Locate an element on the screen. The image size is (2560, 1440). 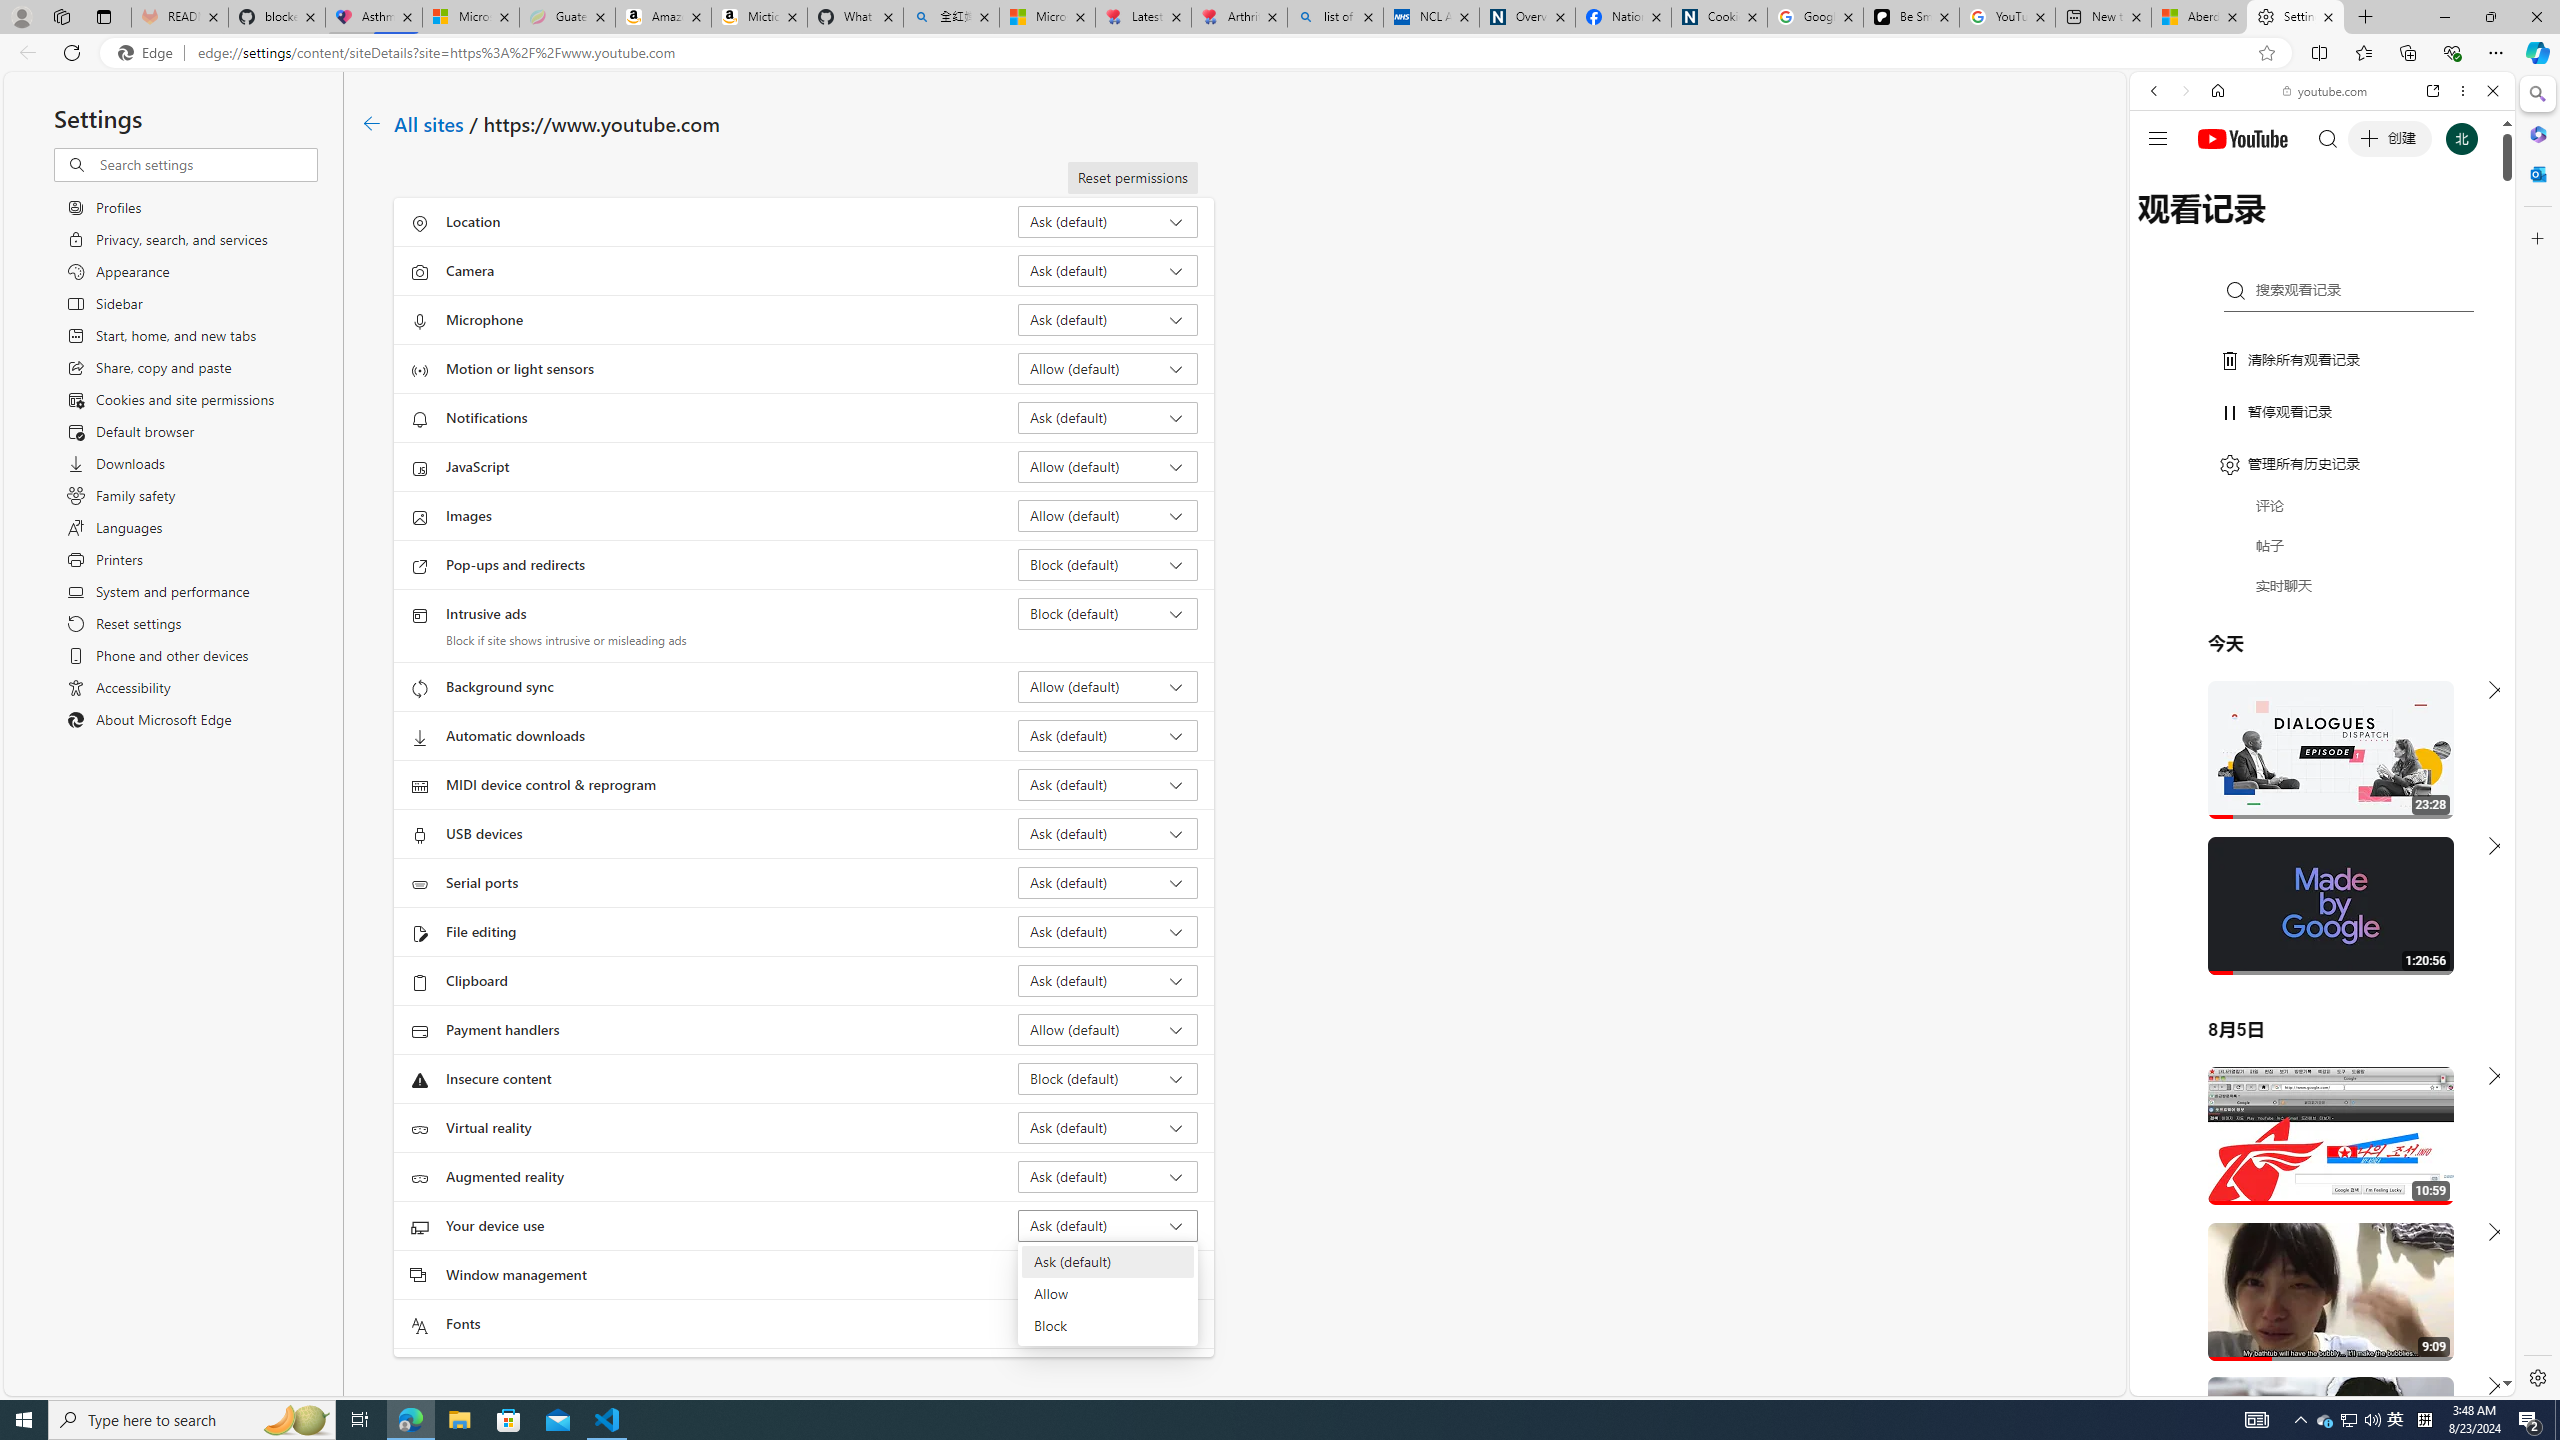
'Microphone Ask (default)' is located at coordinates (1108, 318).